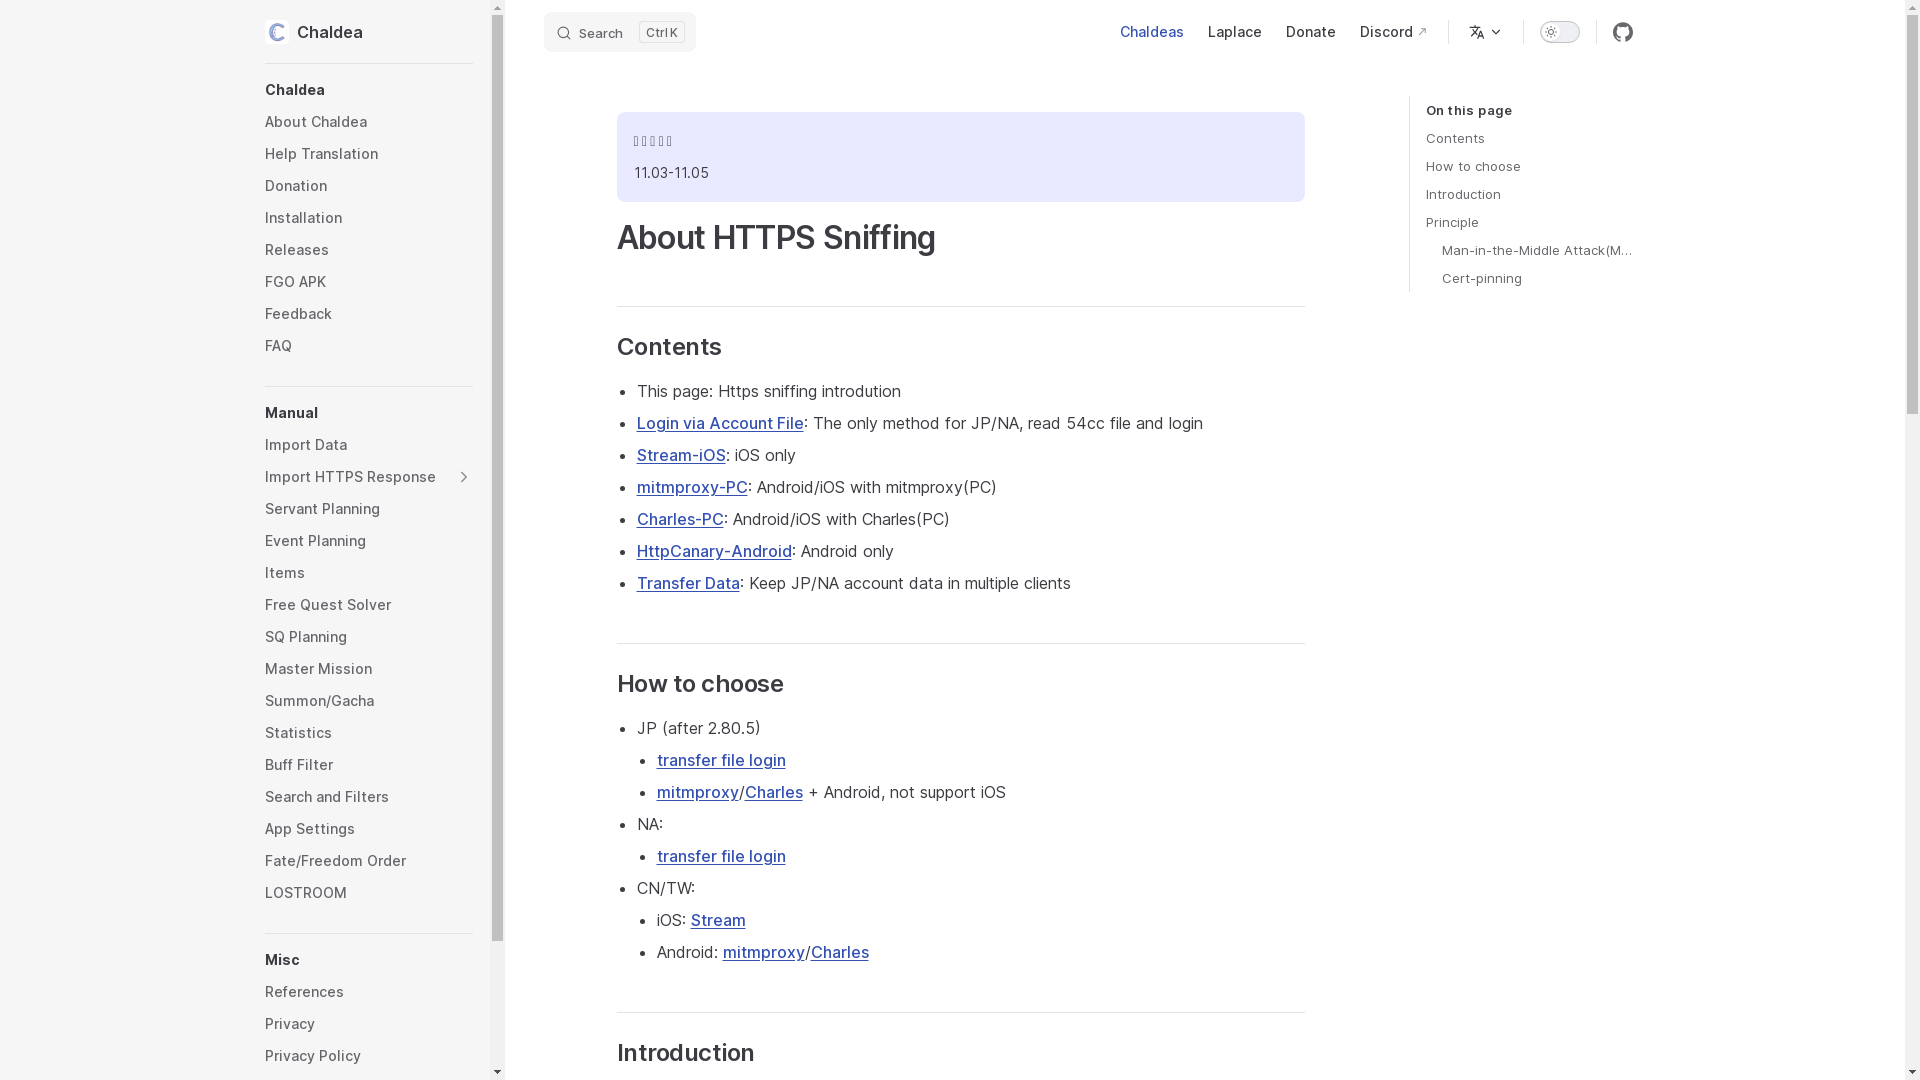 The width and height of the screenshot is (1920, 1080). What do you see at coordinates (691, 486) in the screenshot?
I see `'mitmproxy-PC'` at bounding box center [691, 486].